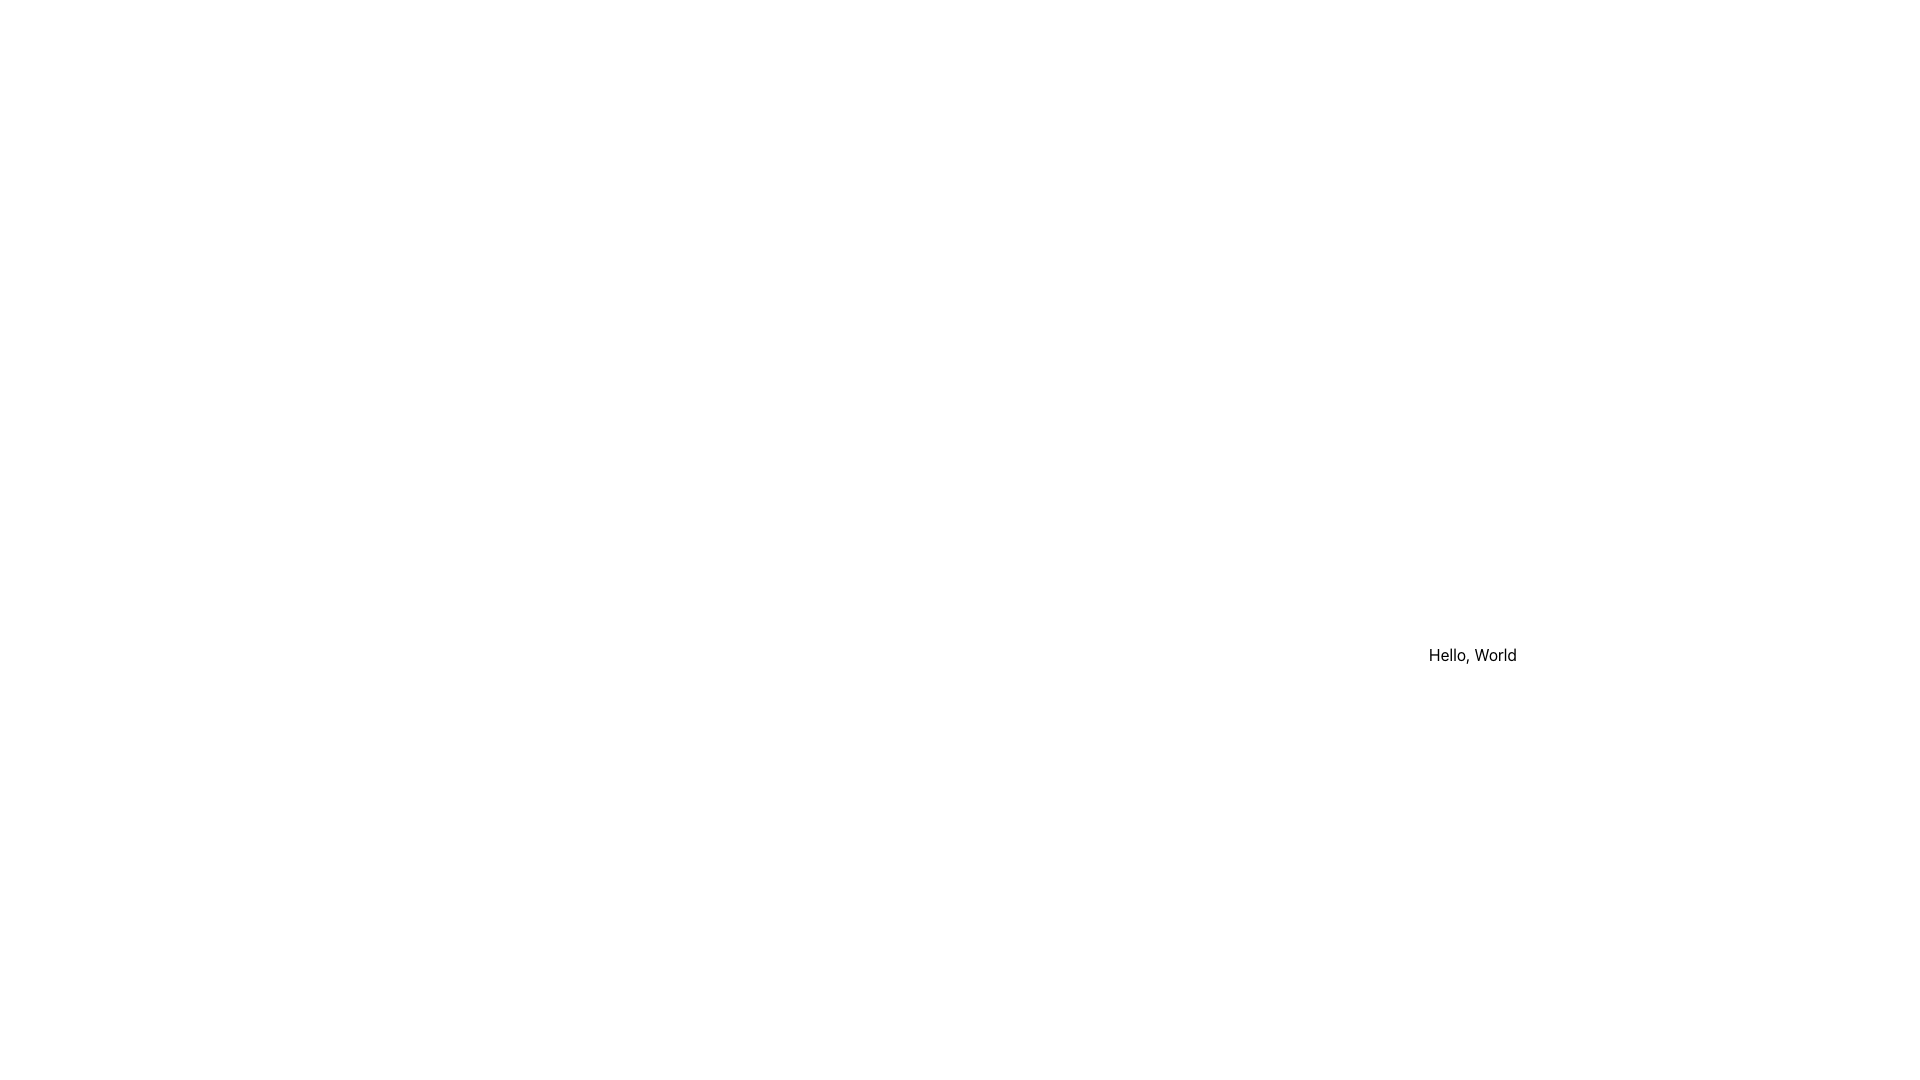  I want to click on the static text element displaying 'Hello, World' located in a fixed panel with a white background, so click(1473, 655).